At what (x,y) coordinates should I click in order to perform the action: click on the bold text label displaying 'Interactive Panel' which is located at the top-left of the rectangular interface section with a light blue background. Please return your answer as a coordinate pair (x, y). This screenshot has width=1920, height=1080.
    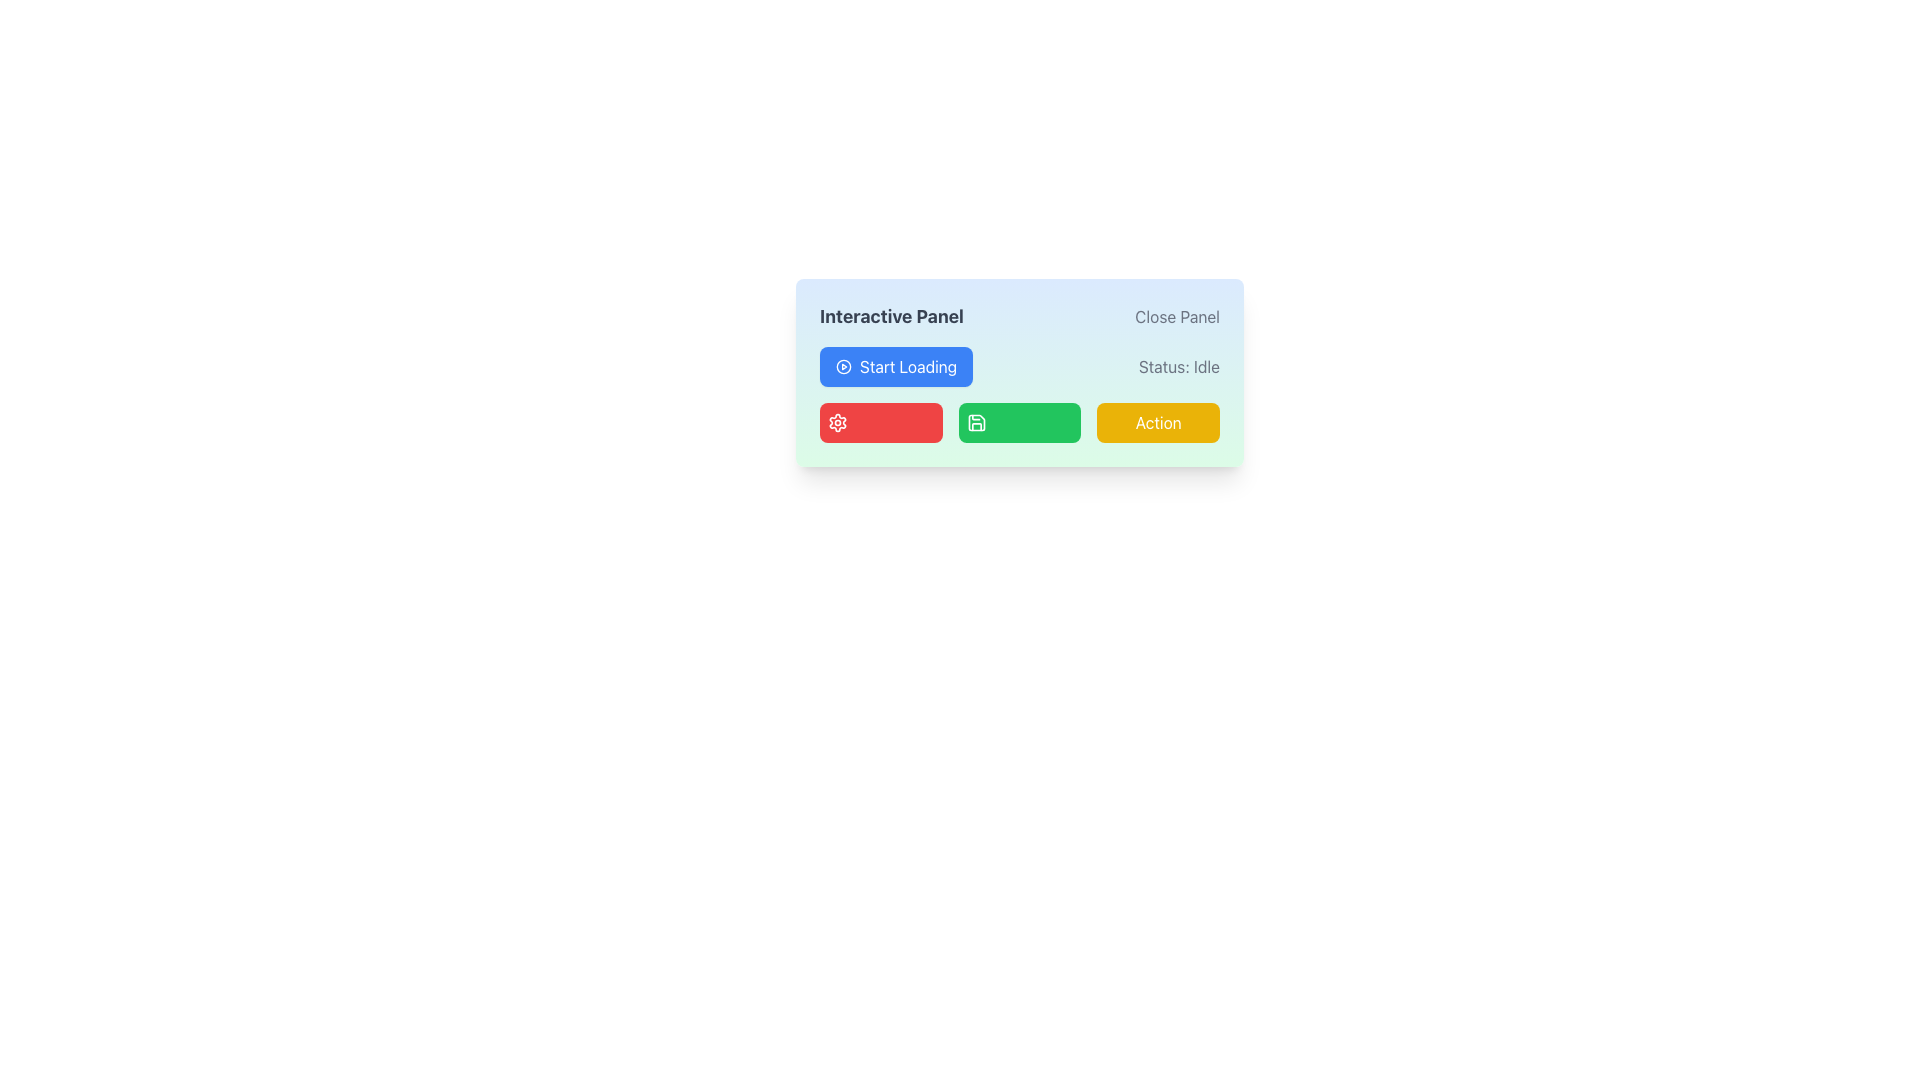
    Looking at the image, I should click on (891, 315).